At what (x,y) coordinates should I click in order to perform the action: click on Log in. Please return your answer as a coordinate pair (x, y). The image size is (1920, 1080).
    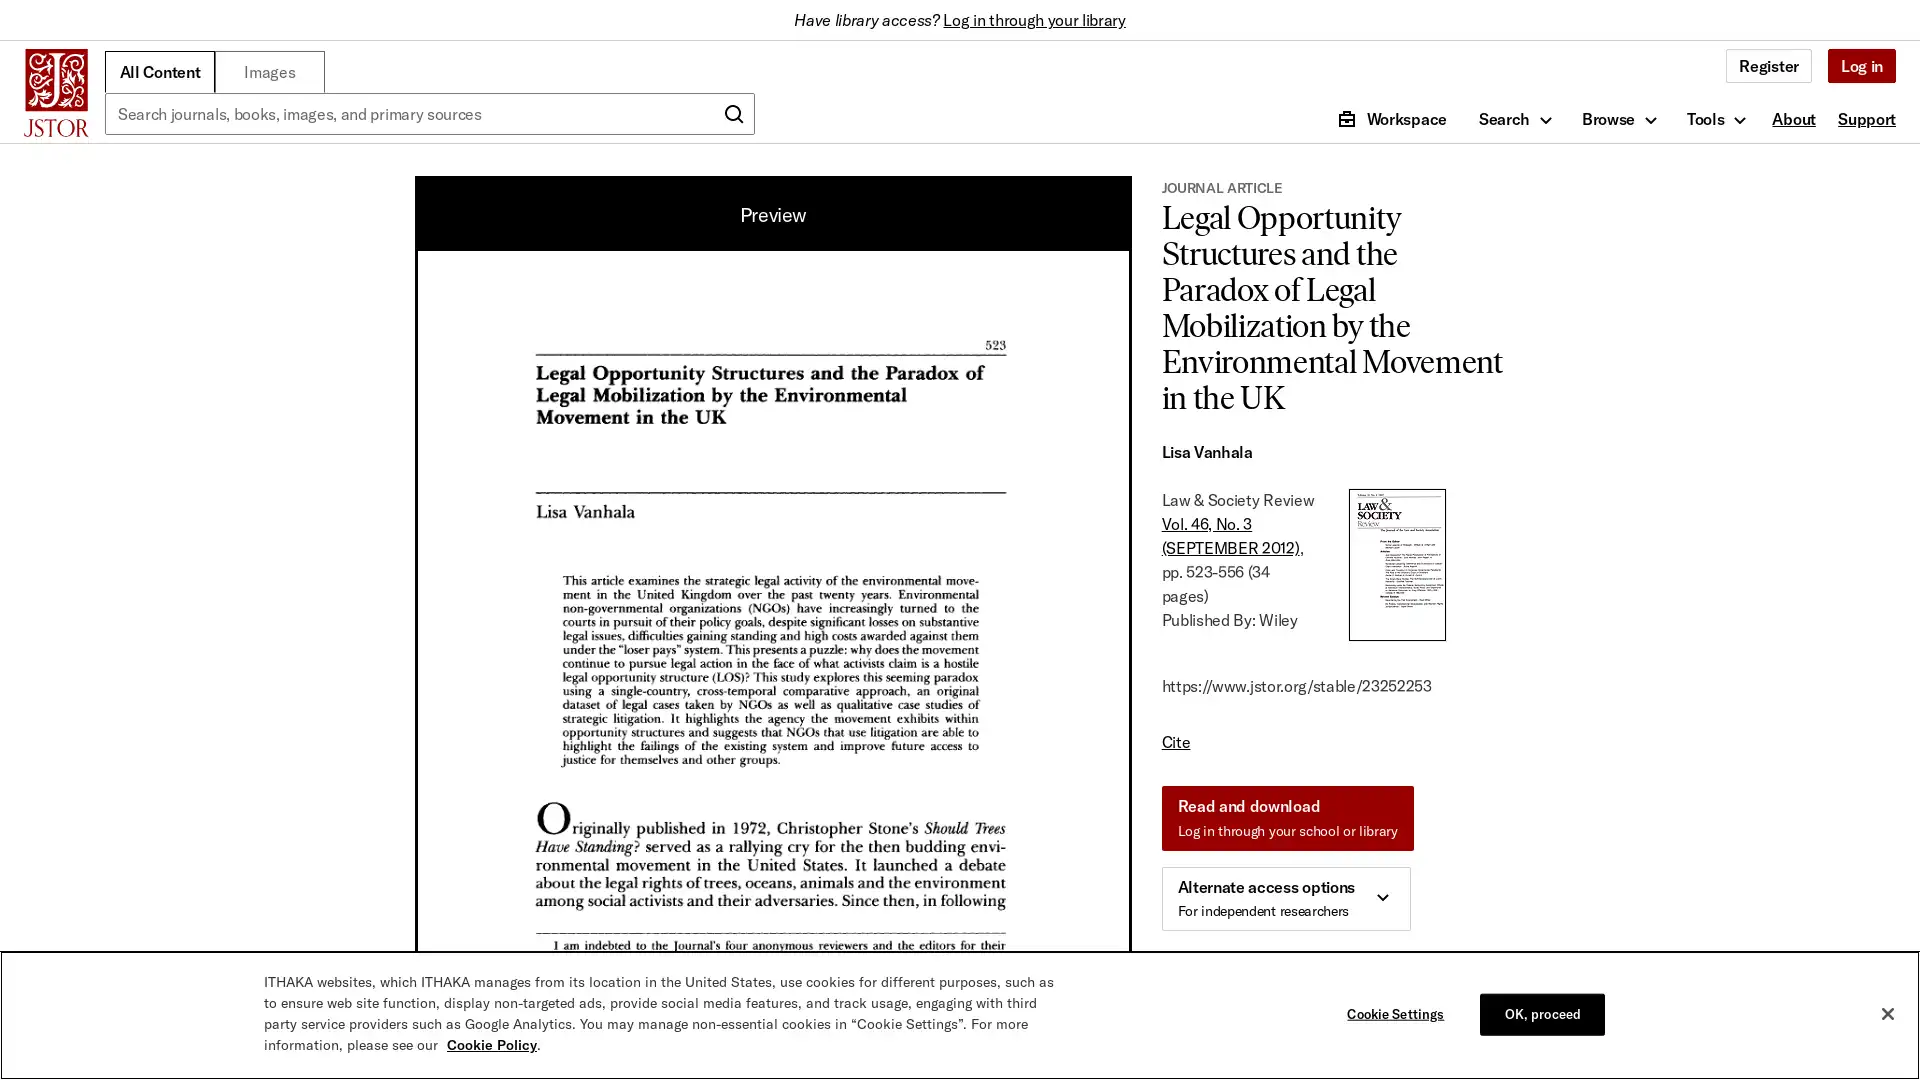
    Looking at the image, I should click on (1860, 64).